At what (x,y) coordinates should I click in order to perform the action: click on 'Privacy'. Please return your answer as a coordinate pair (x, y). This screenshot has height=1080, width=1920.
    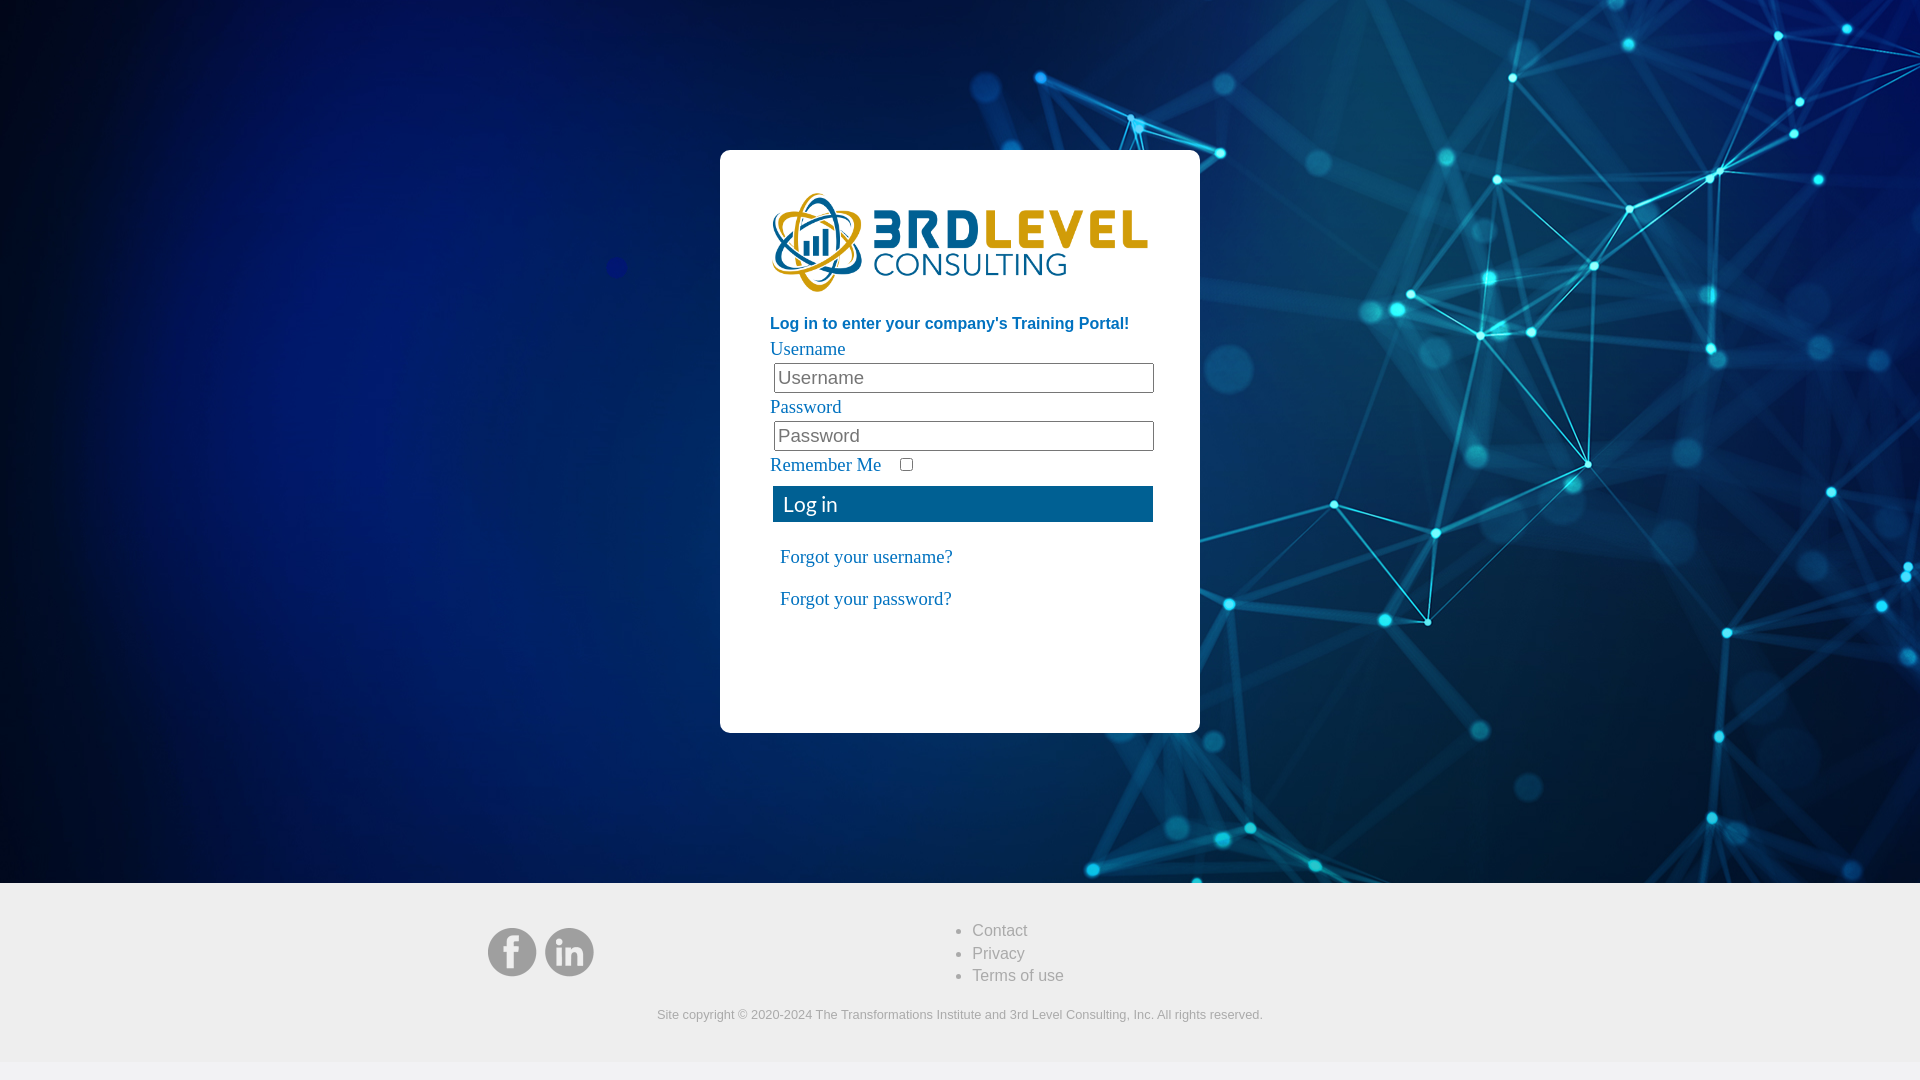
    Looking at the image, I should click on (971, 952).